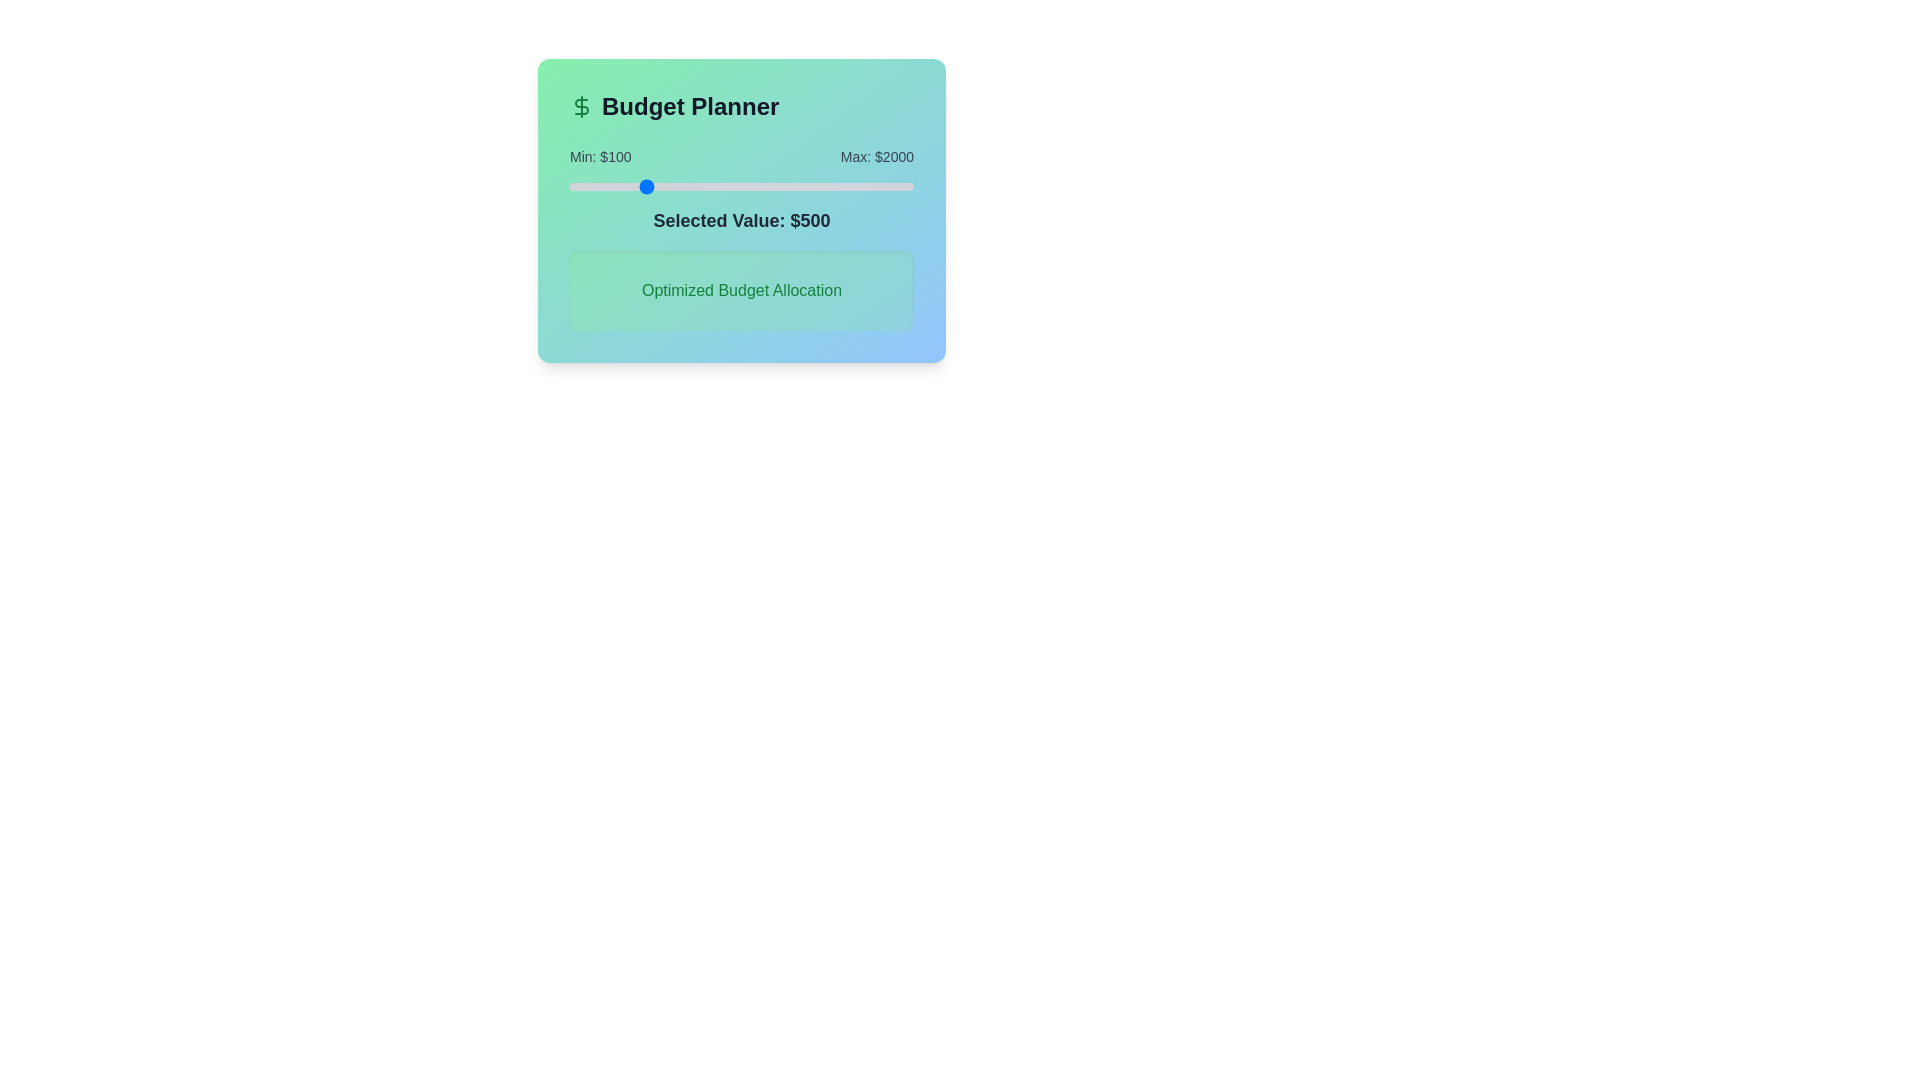 The width and height of the screenshot is (1920, 1080). What do you see at coordinates (880, 186) in the screenshot?
I see `the slider value to 1816` at bounding box center [880, 186].